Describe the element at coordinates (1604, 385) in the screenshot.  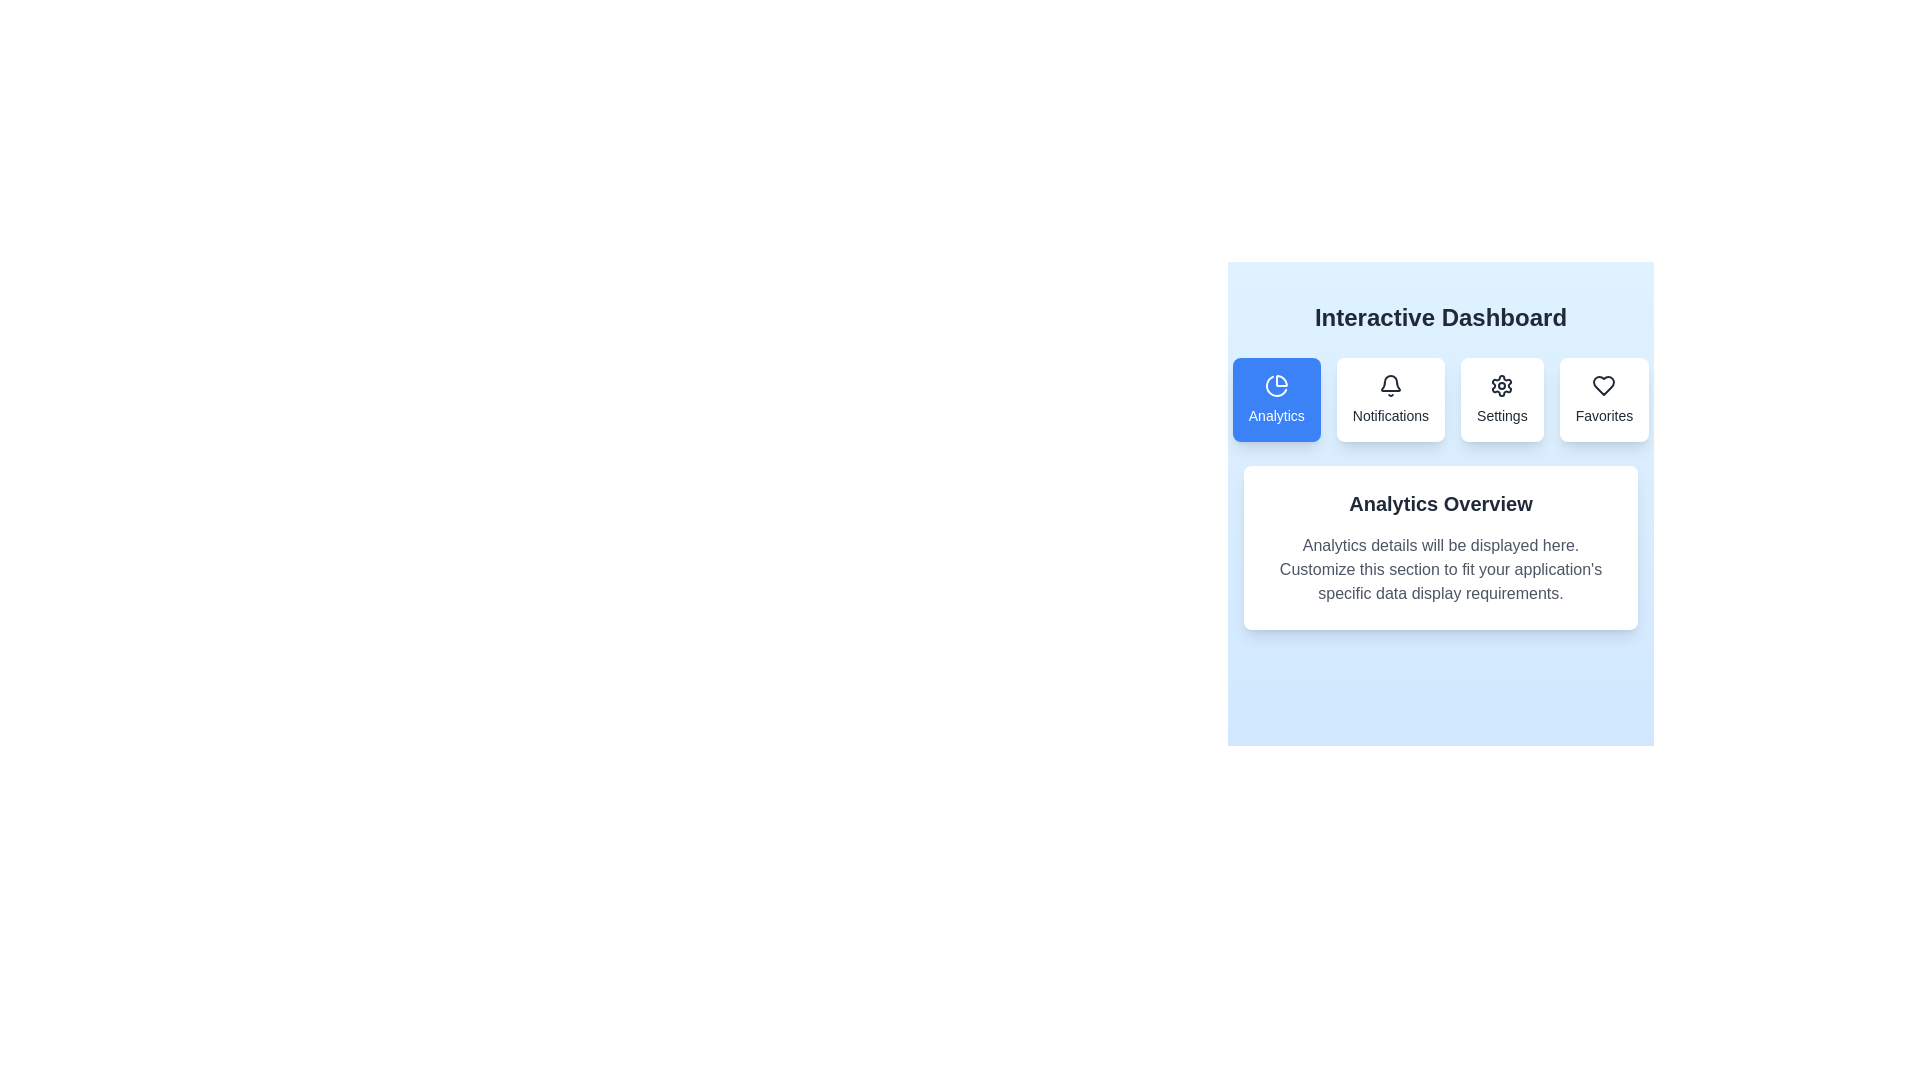
I see `the heart-shaped icon in the 'Favorites' section of the Interactive Dashboard` at that location.